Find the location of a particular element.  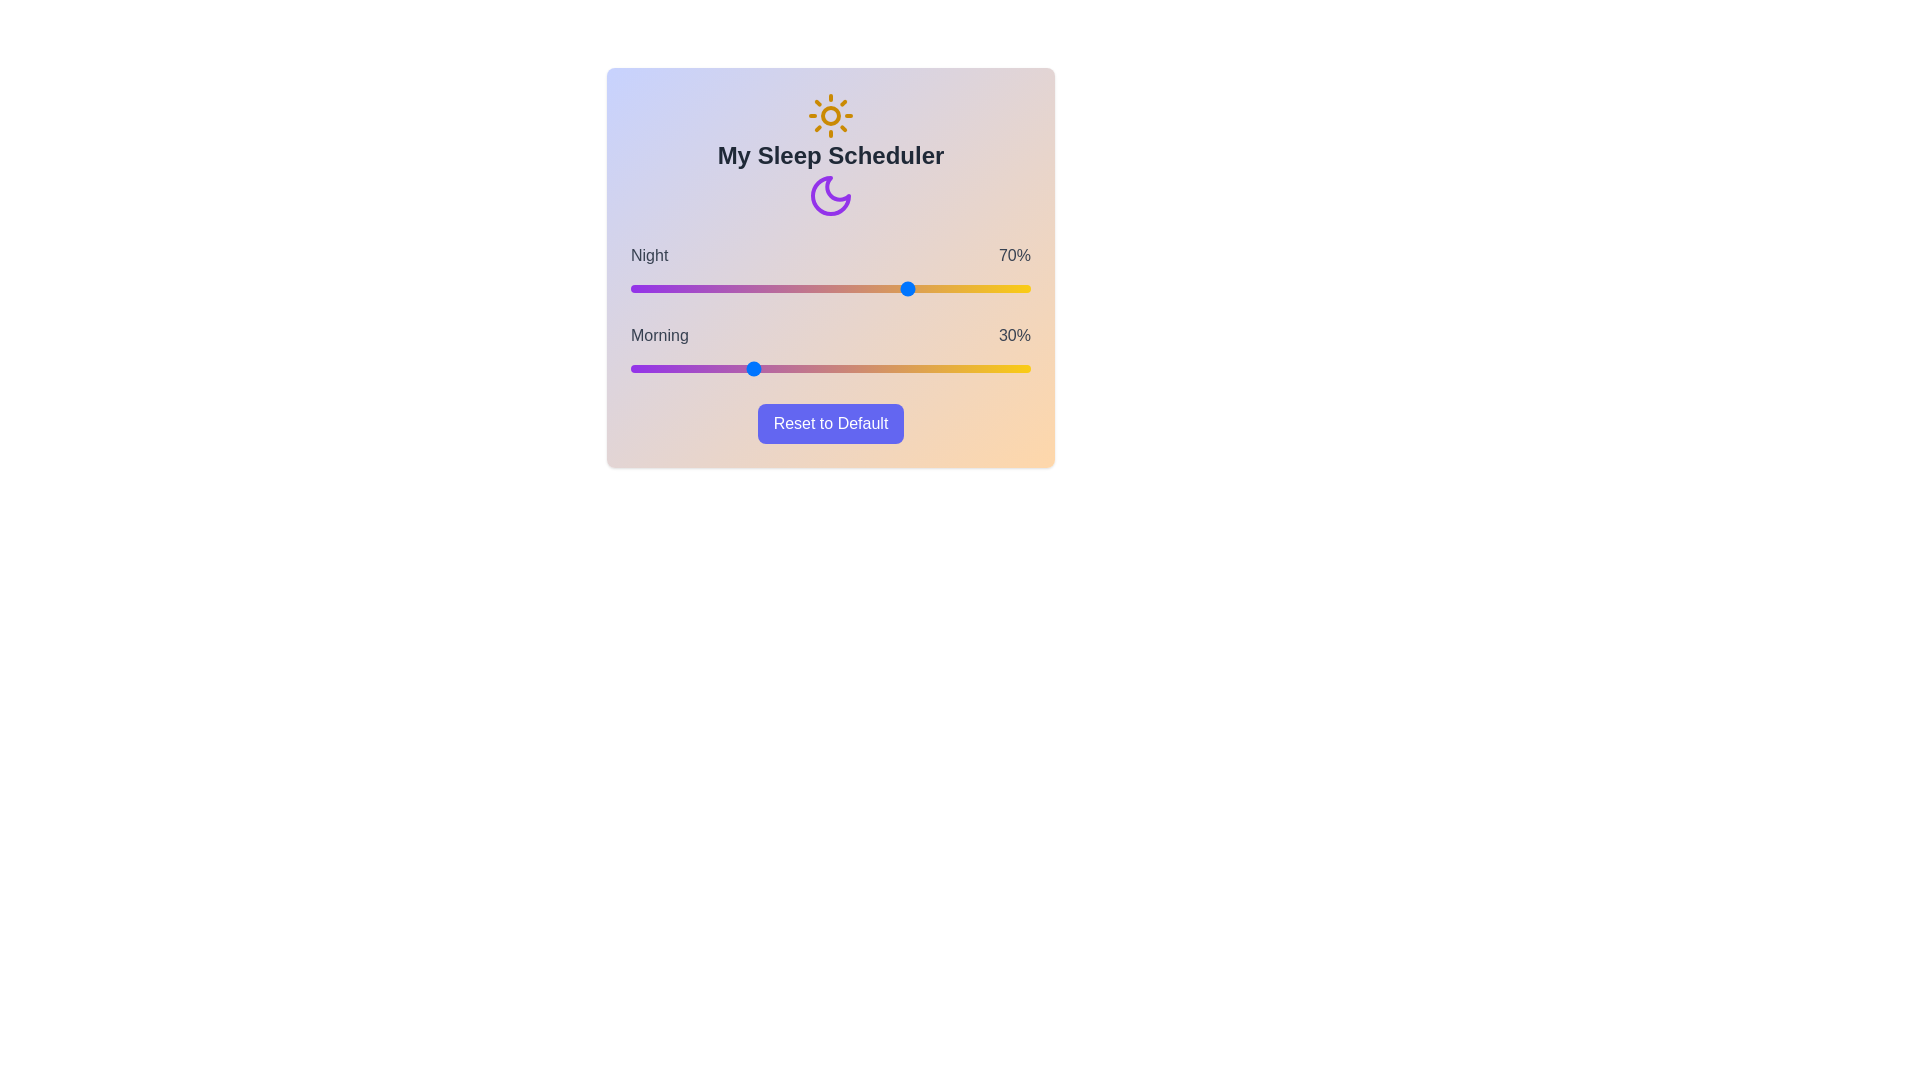

the 'Morning' slider to 13% is located at coordinates (682, 369).